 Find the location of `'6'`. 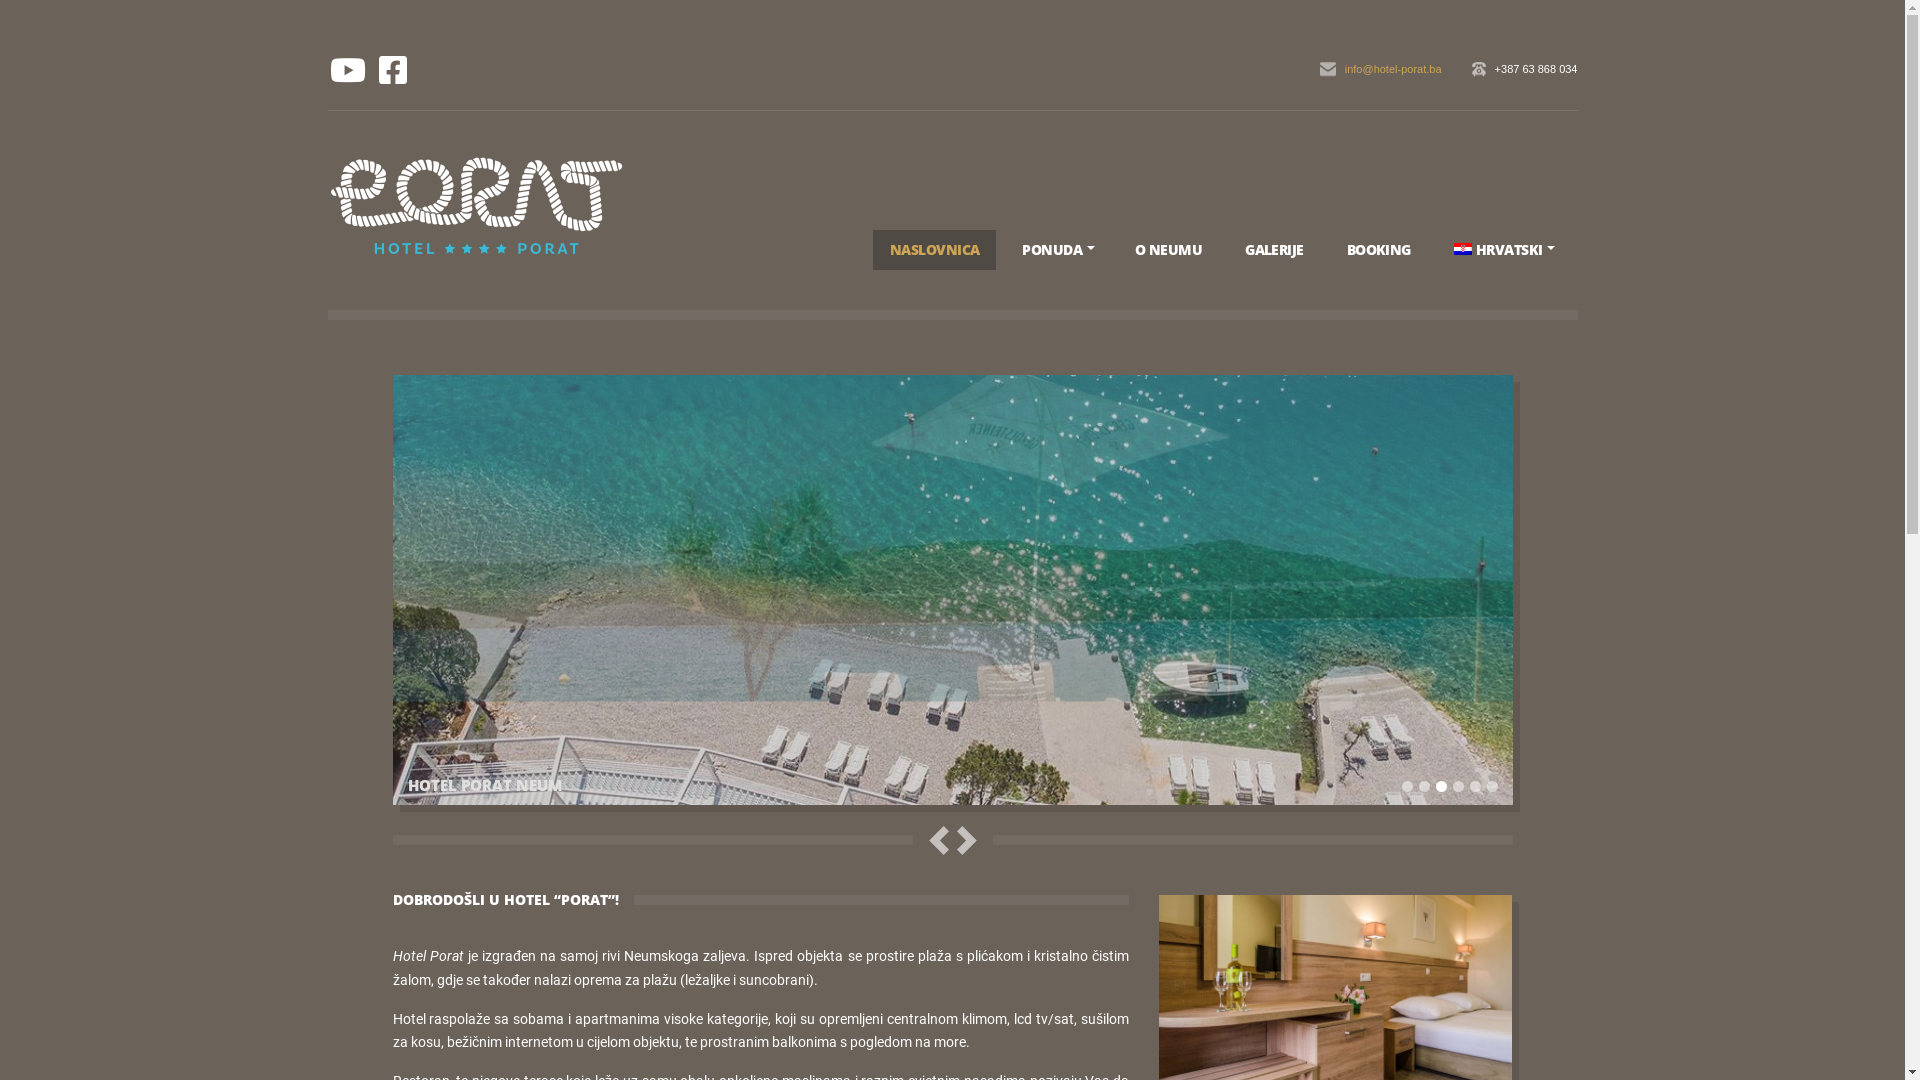

'6' is located at coordinates (1486, 785).